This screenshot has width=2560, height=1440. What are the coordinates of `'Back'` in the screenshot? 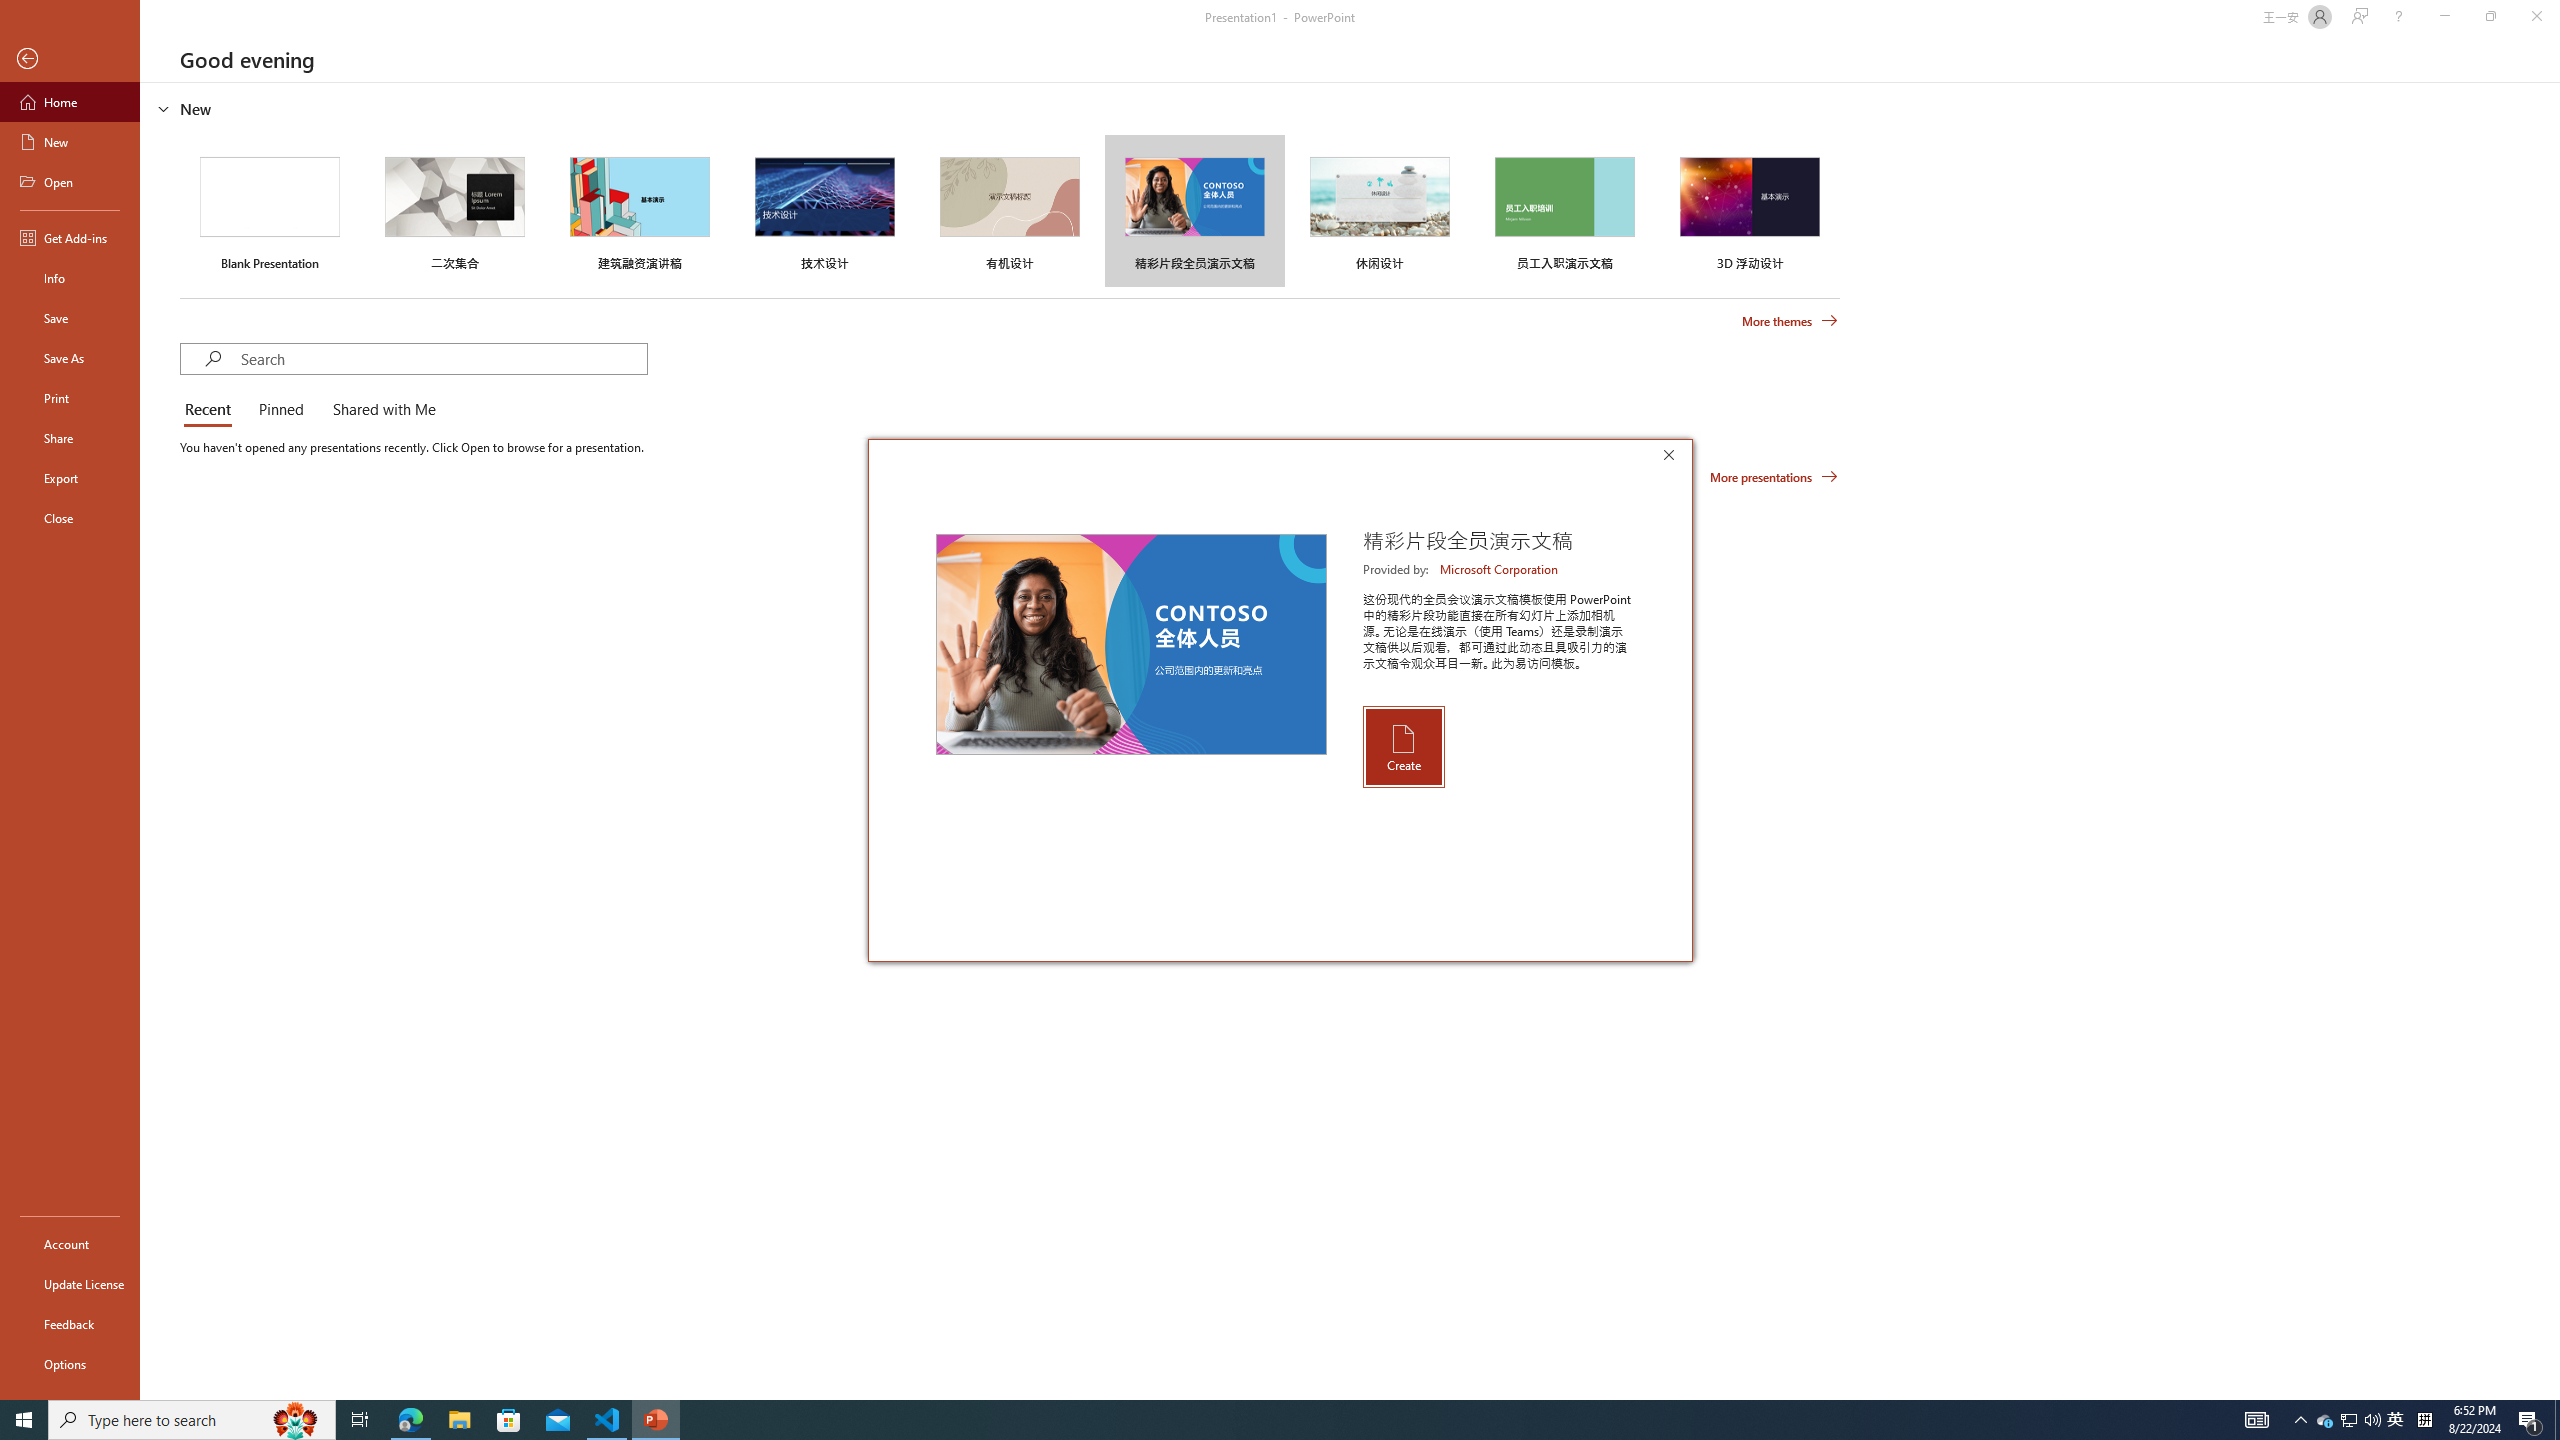 It's located at (69, 58).